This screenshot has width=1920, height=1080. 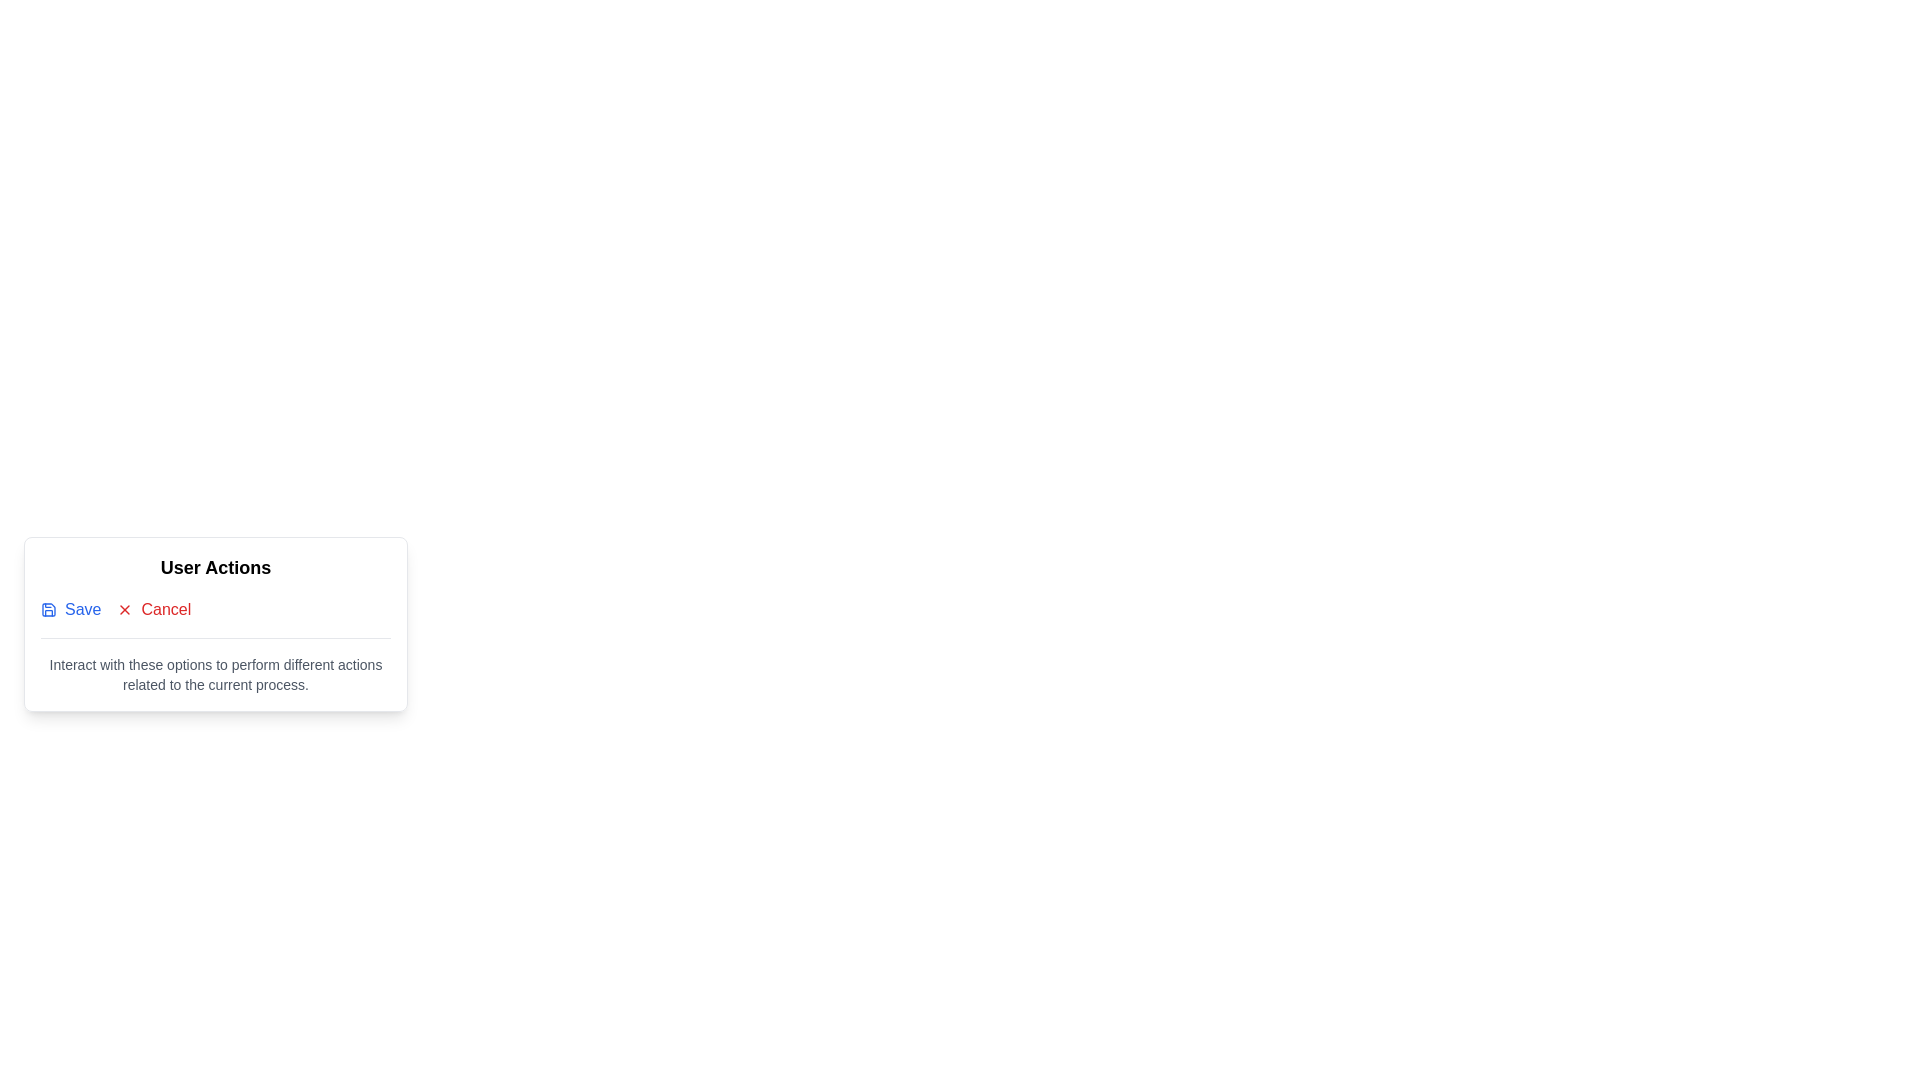 I want to click on the blue outline floppy disk icon representing the Save action, which is part of the Save button located at the top left corner of the User Actions panel, so click(x=48, y=608).